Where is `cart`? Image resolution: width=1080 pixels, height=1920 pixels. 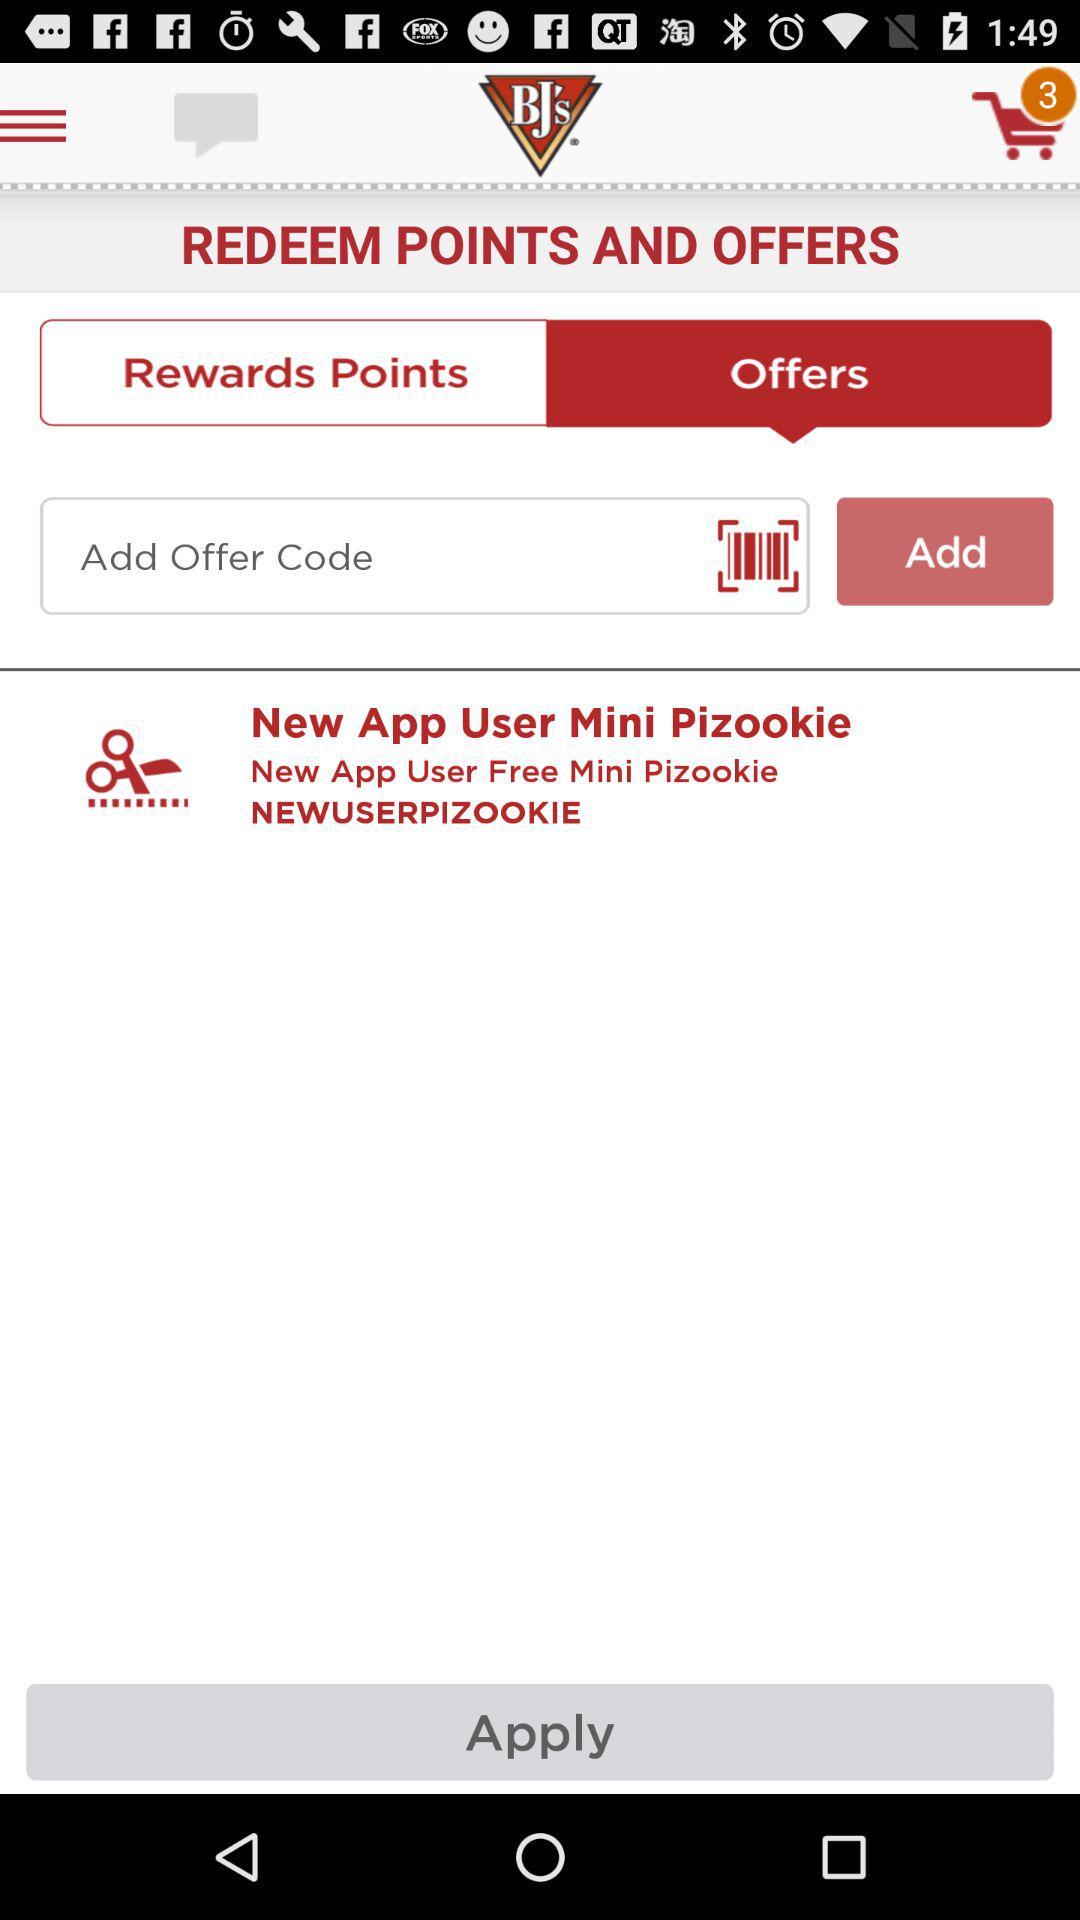
cart is located at coordinates (1019, 124).